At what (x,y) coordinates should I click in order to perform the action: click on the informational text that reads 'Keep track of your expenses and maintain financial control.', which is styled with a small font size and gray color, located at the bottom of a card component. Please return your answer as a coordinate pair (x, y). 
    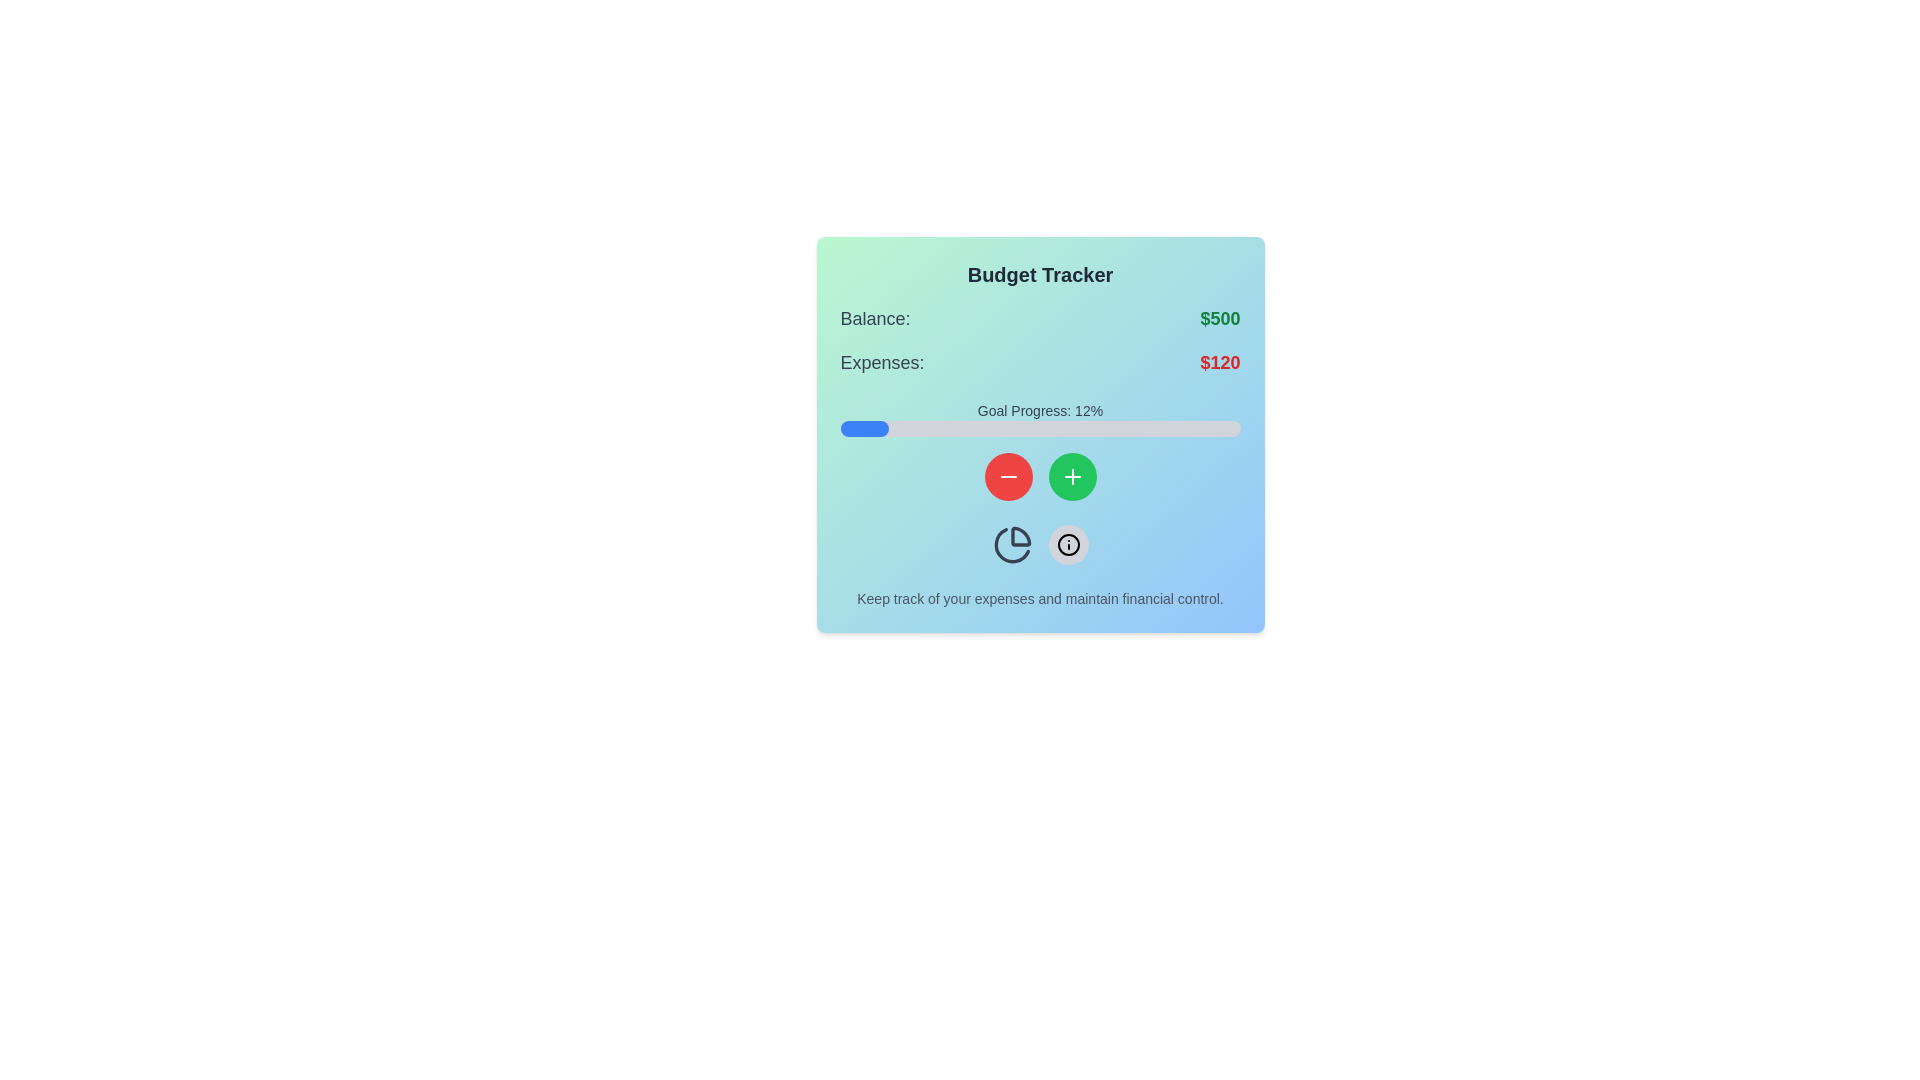
    Looking at the image, I should click on (1040, 597).